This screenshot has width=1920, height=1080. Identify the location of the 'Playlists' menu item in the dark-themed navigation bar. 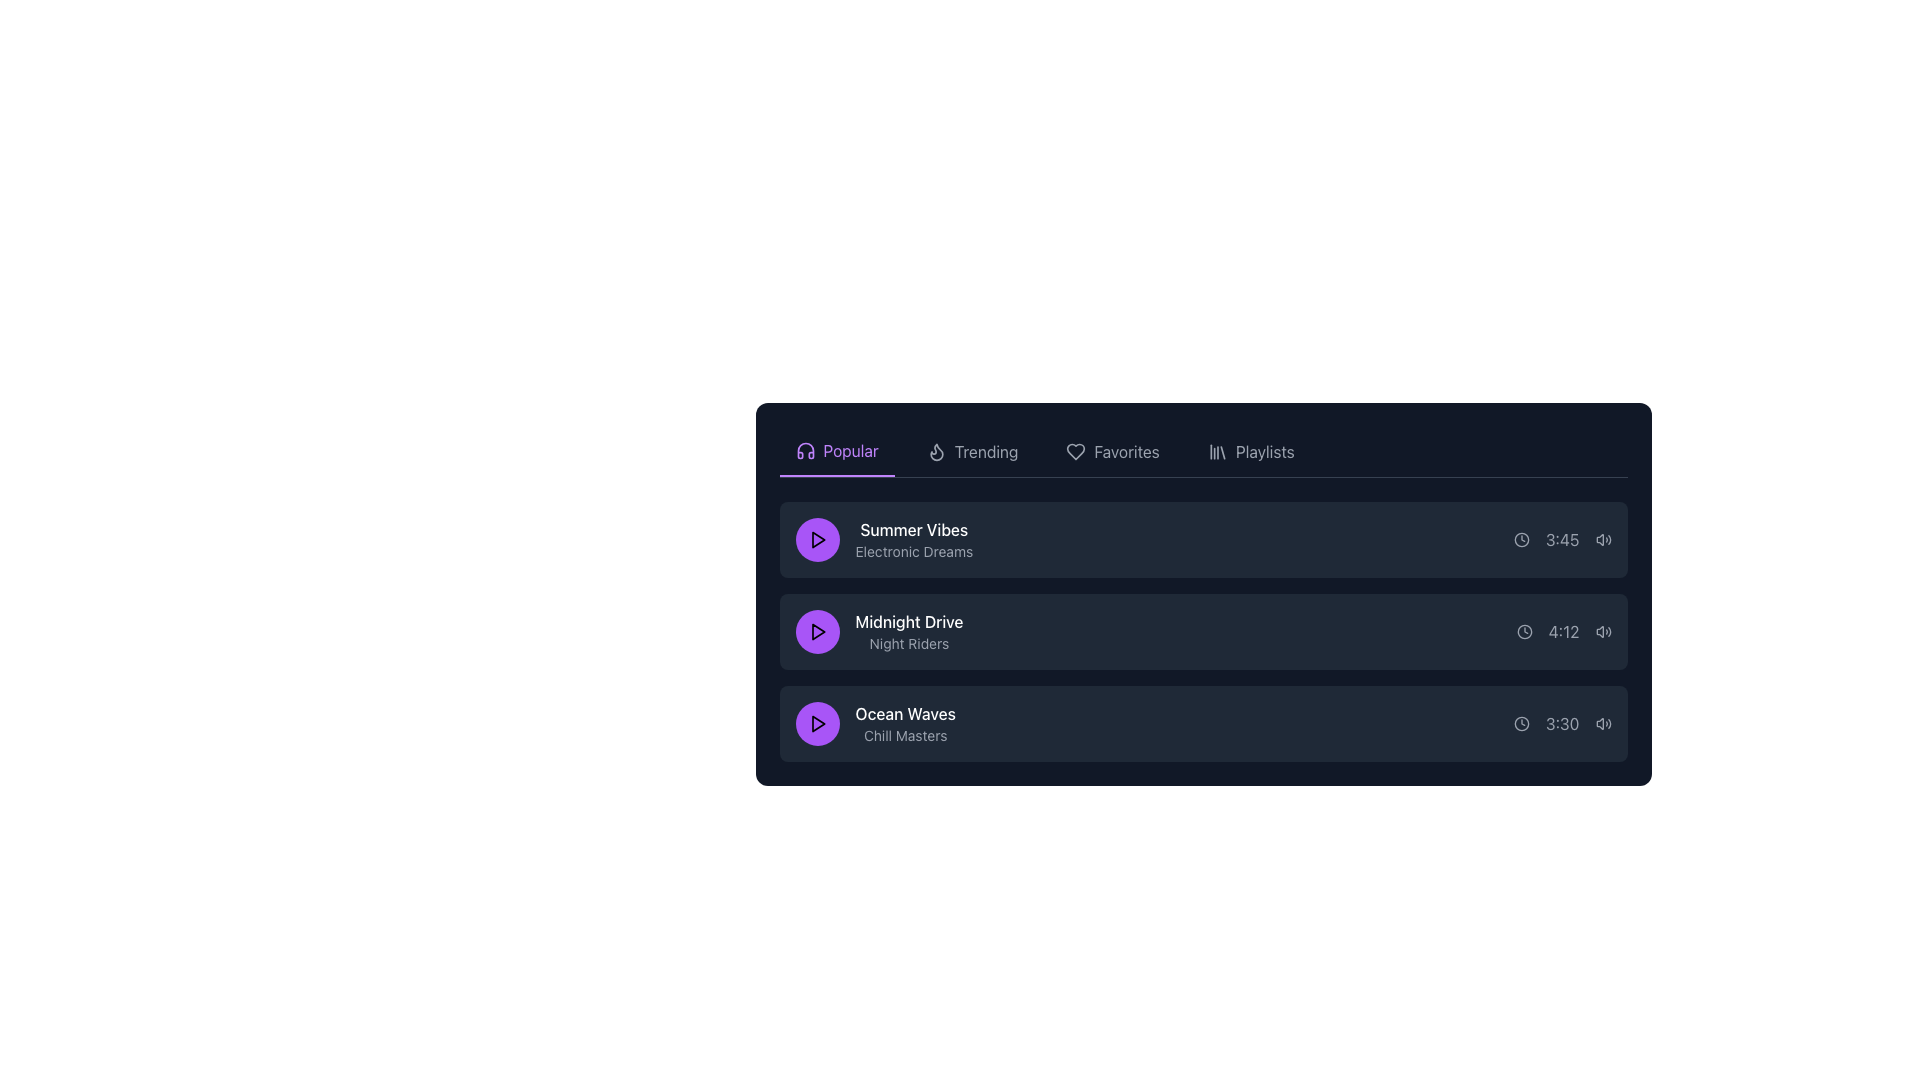
(1264, 451).